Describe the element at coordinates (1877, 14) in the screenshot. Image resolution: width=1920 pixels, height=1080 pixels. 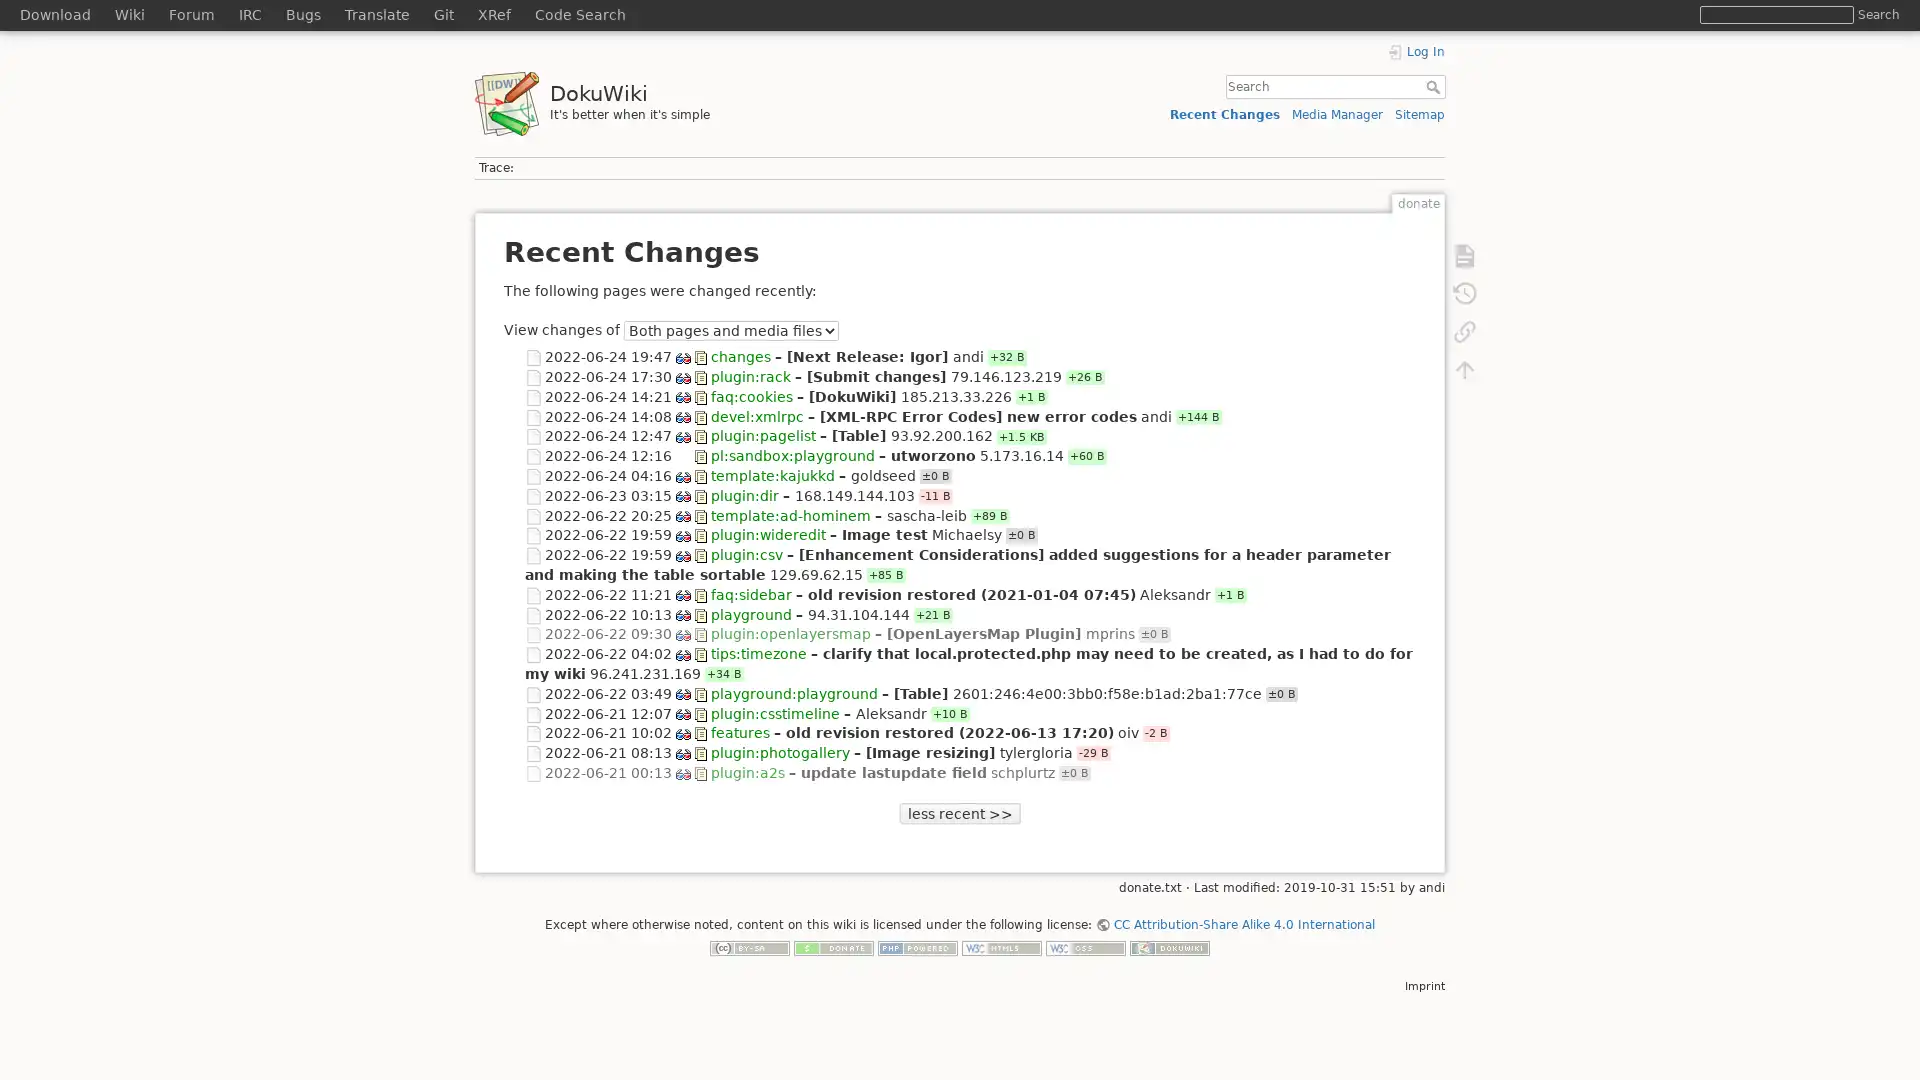
I see `Search` at that location.